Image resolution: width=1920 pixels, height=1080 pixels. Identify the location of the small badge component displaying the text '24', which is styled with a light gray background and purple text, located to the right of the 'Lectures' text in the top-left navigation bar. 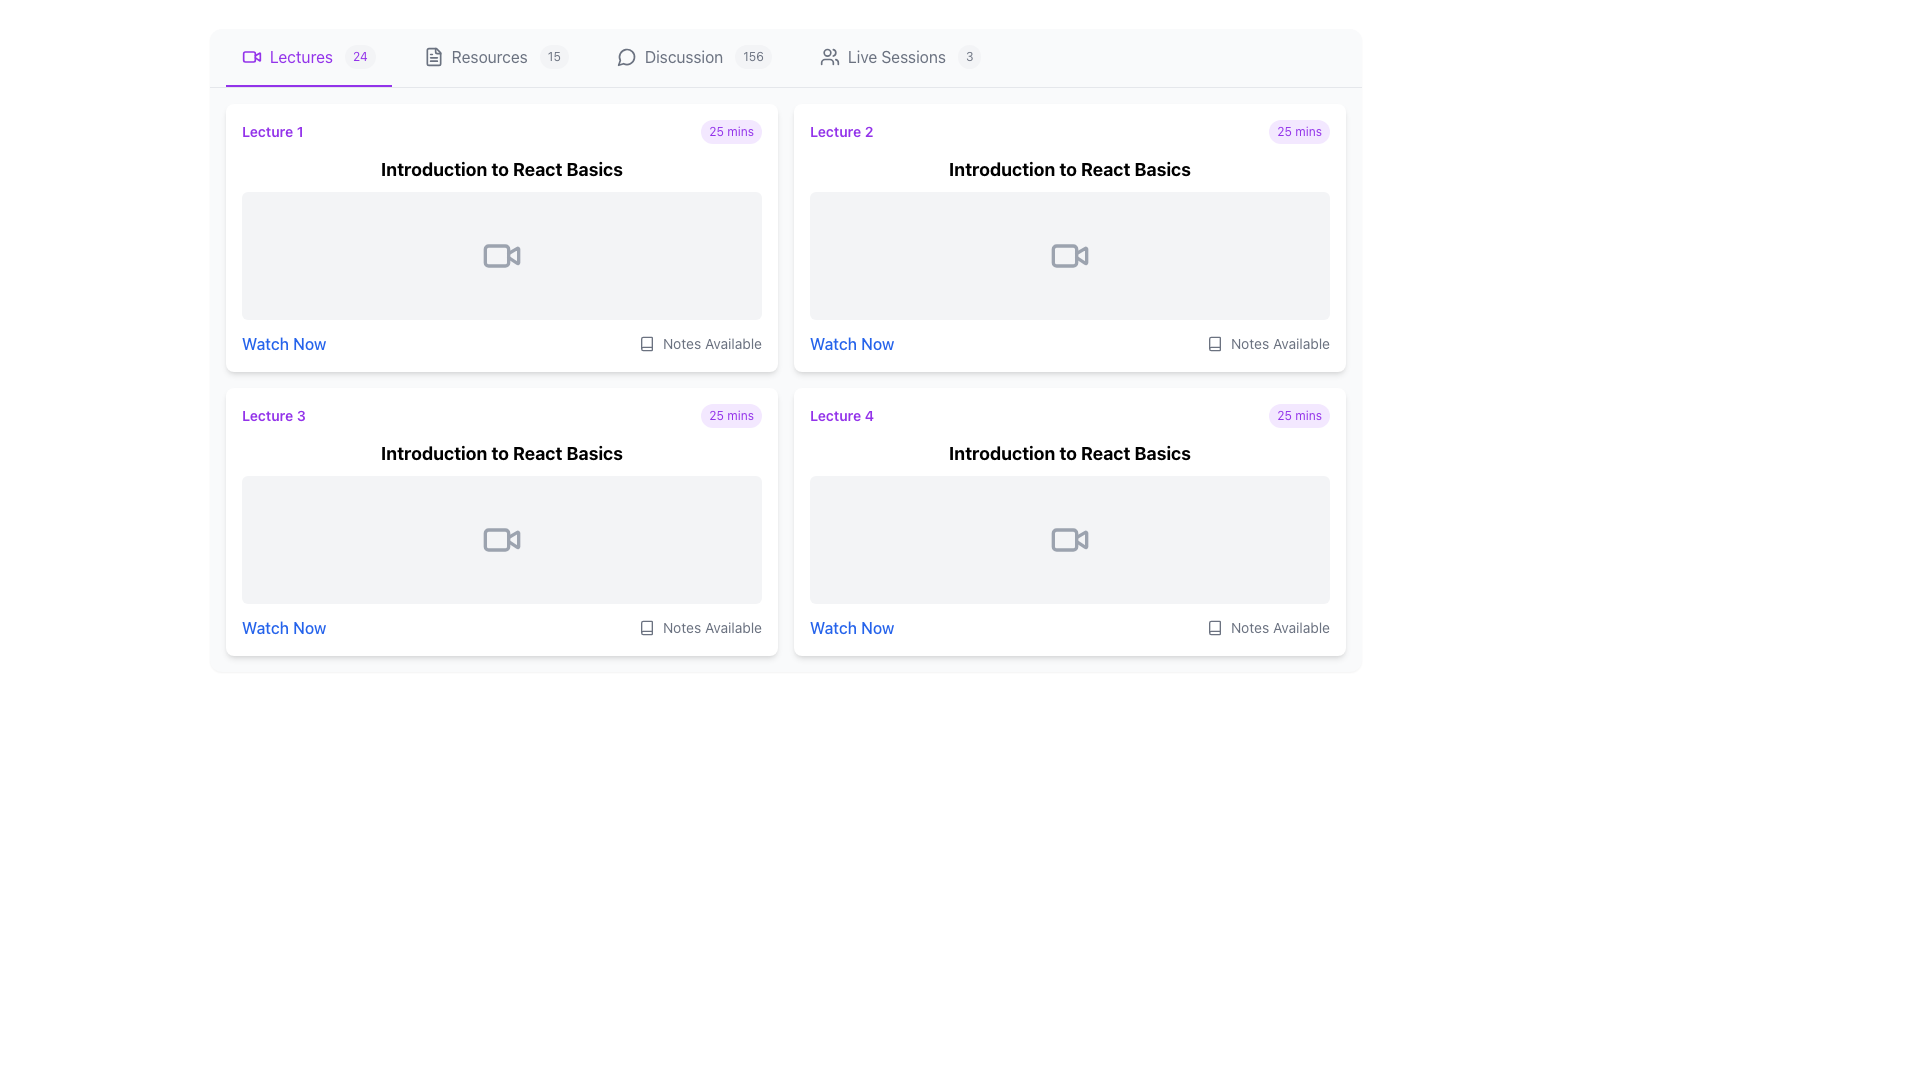
(360, 56).